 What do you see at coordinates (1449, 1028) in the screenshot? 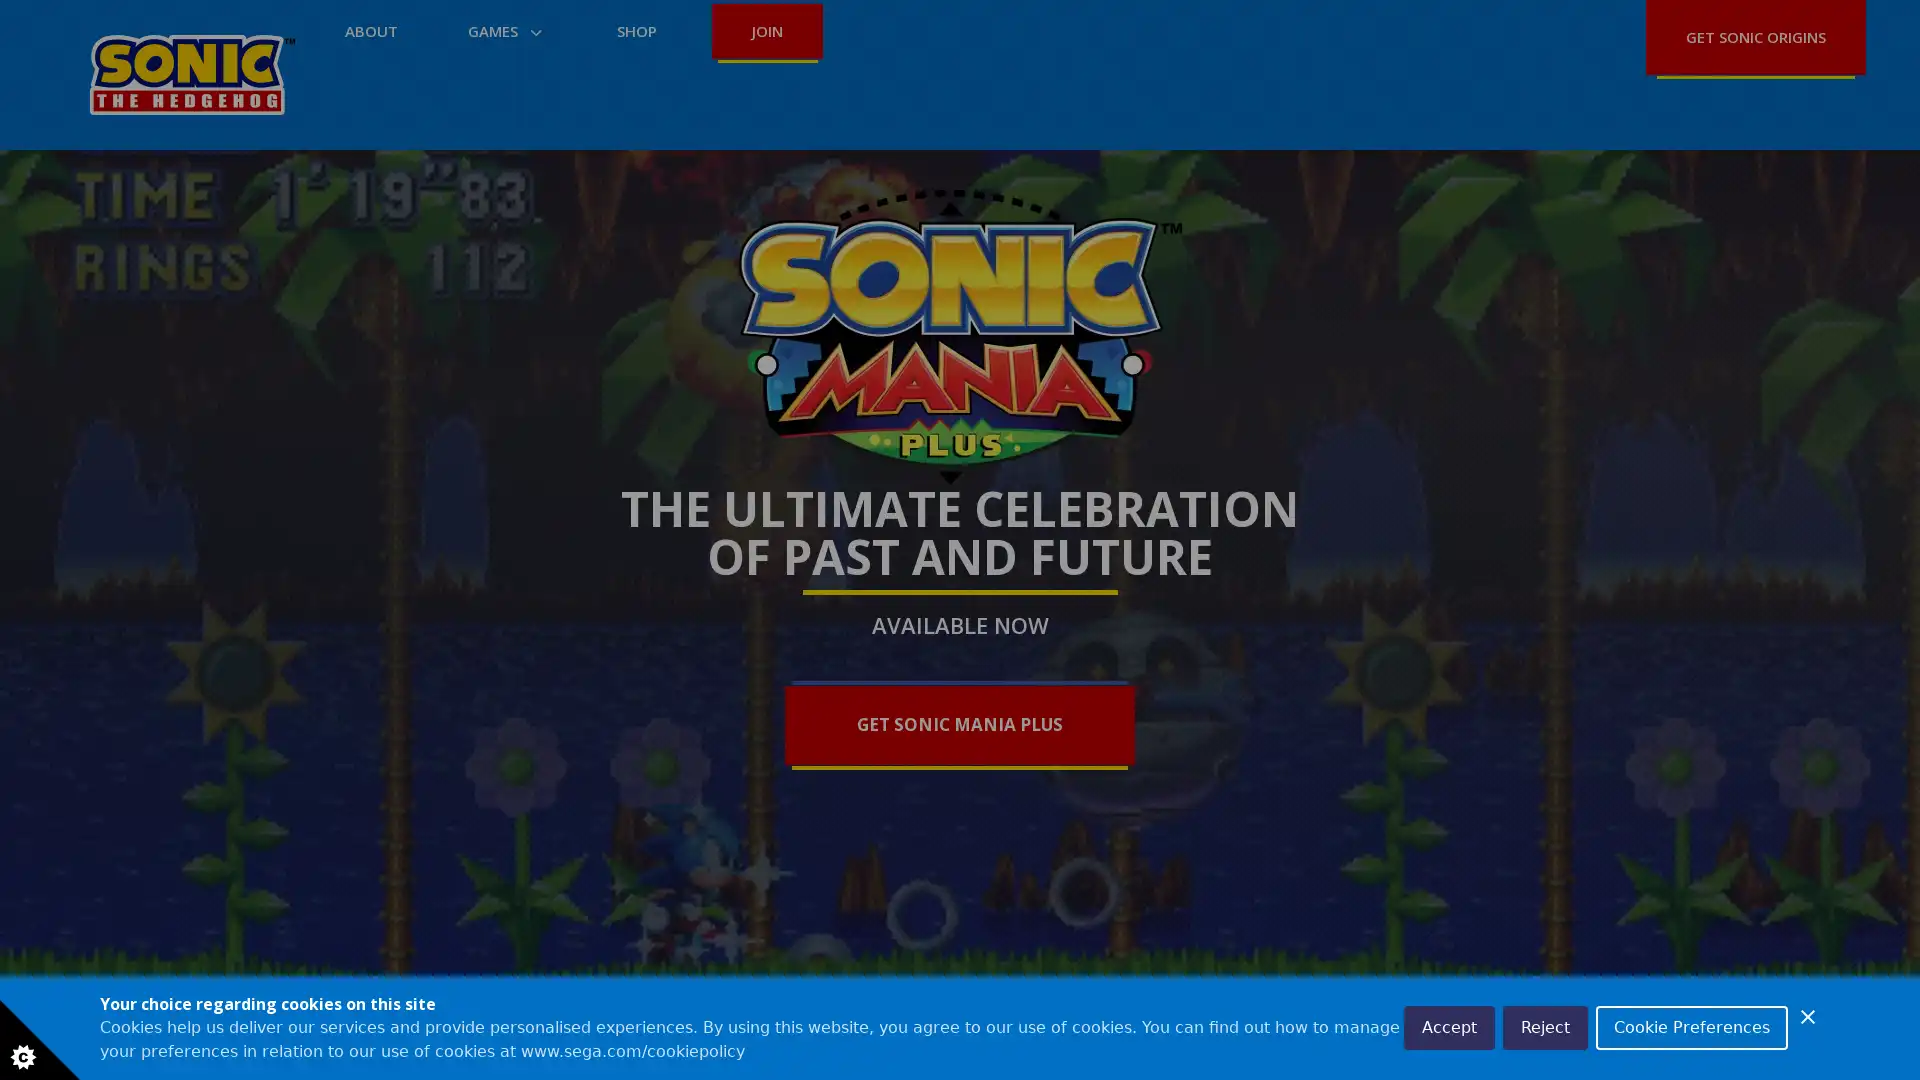
I see `Accept` at bounding box center [1449, 1028].